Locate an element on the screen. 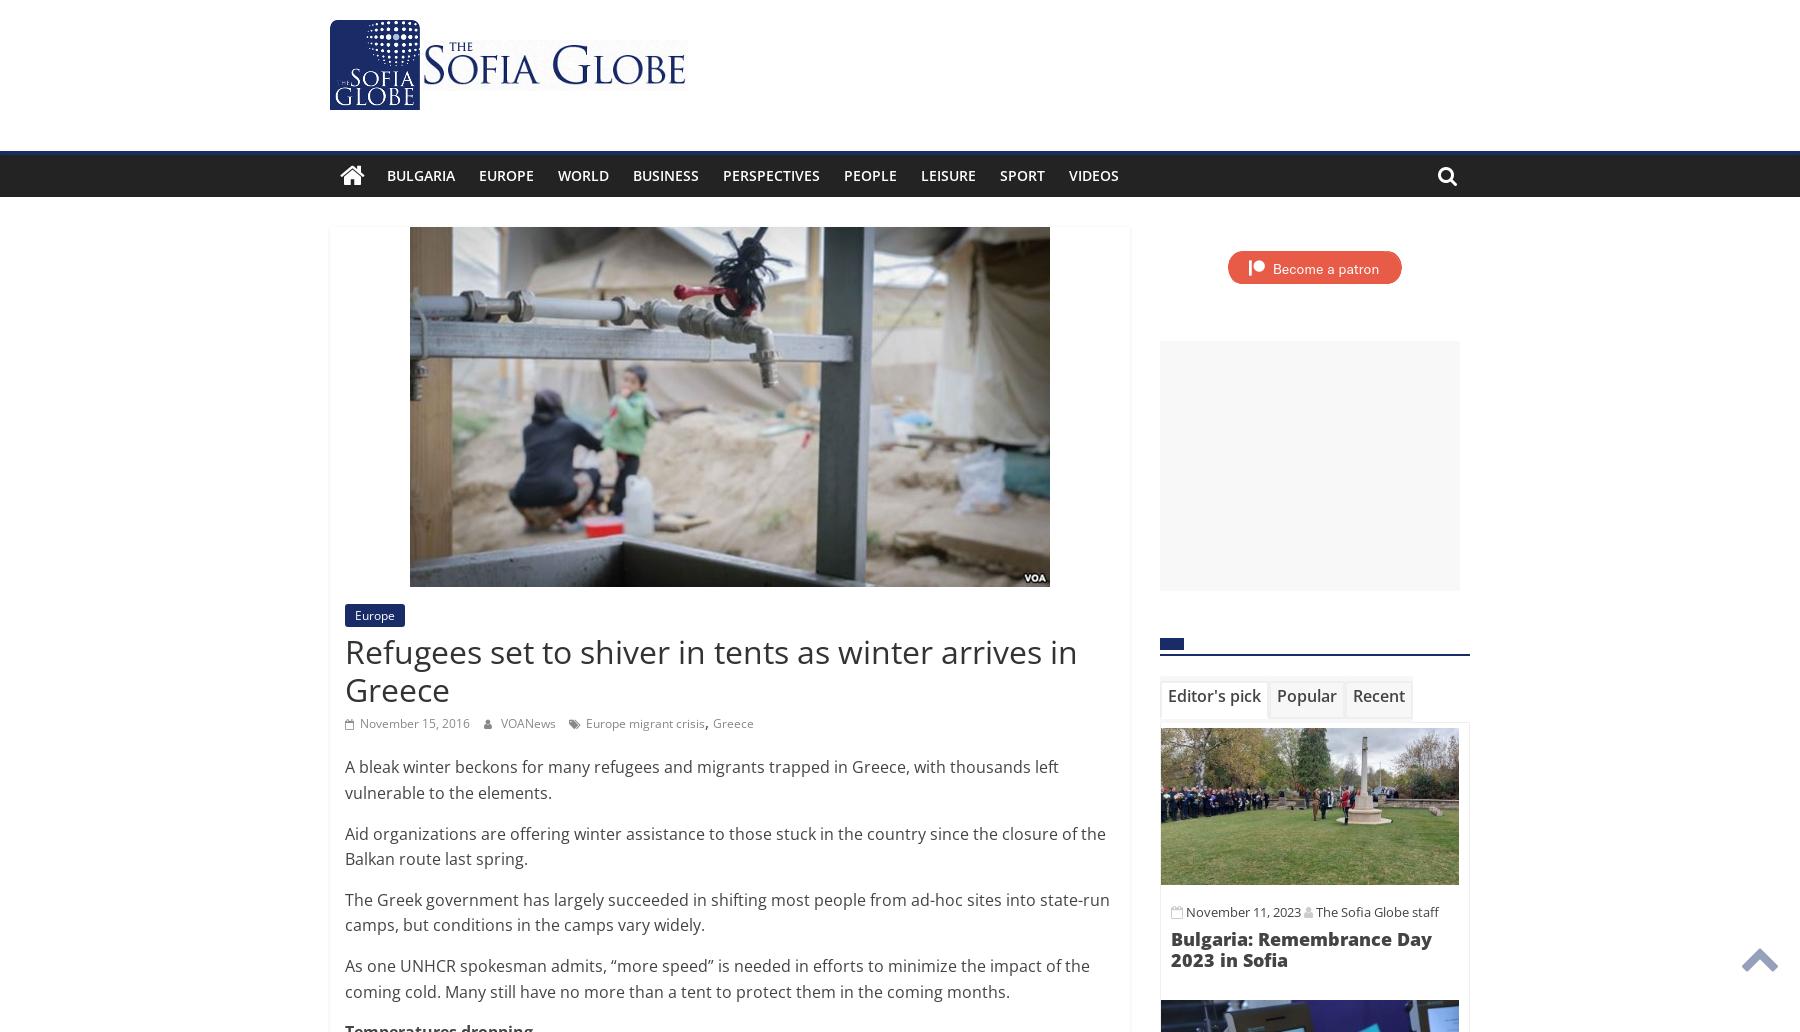 Image resolution: width=1800 pixels, height=1032 pixels. 'November 11, 2023' is located at coordinates (1243, 910).